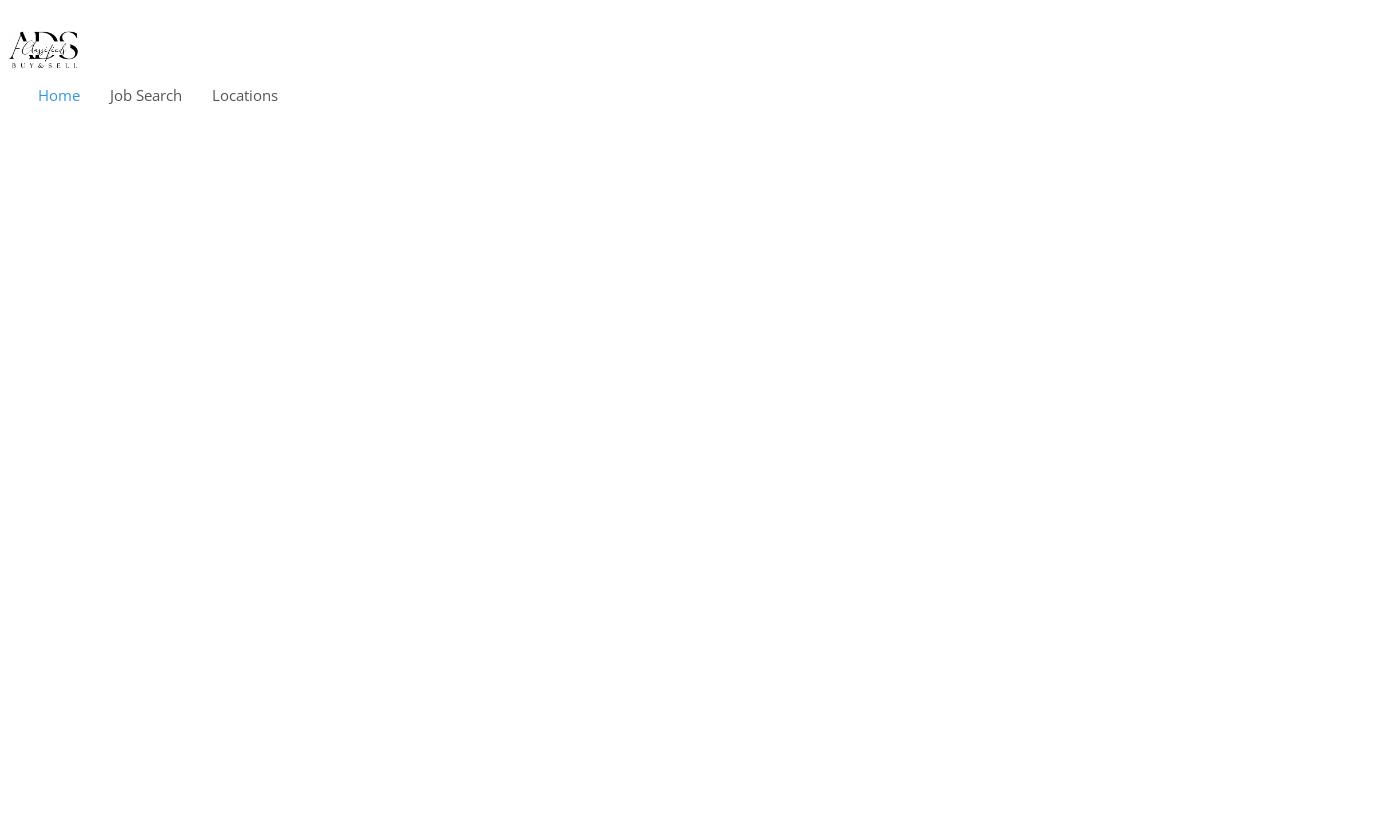 This screenshot has width=1400, height=840. I want to click on 'Bulgaria', so click(259, 447).